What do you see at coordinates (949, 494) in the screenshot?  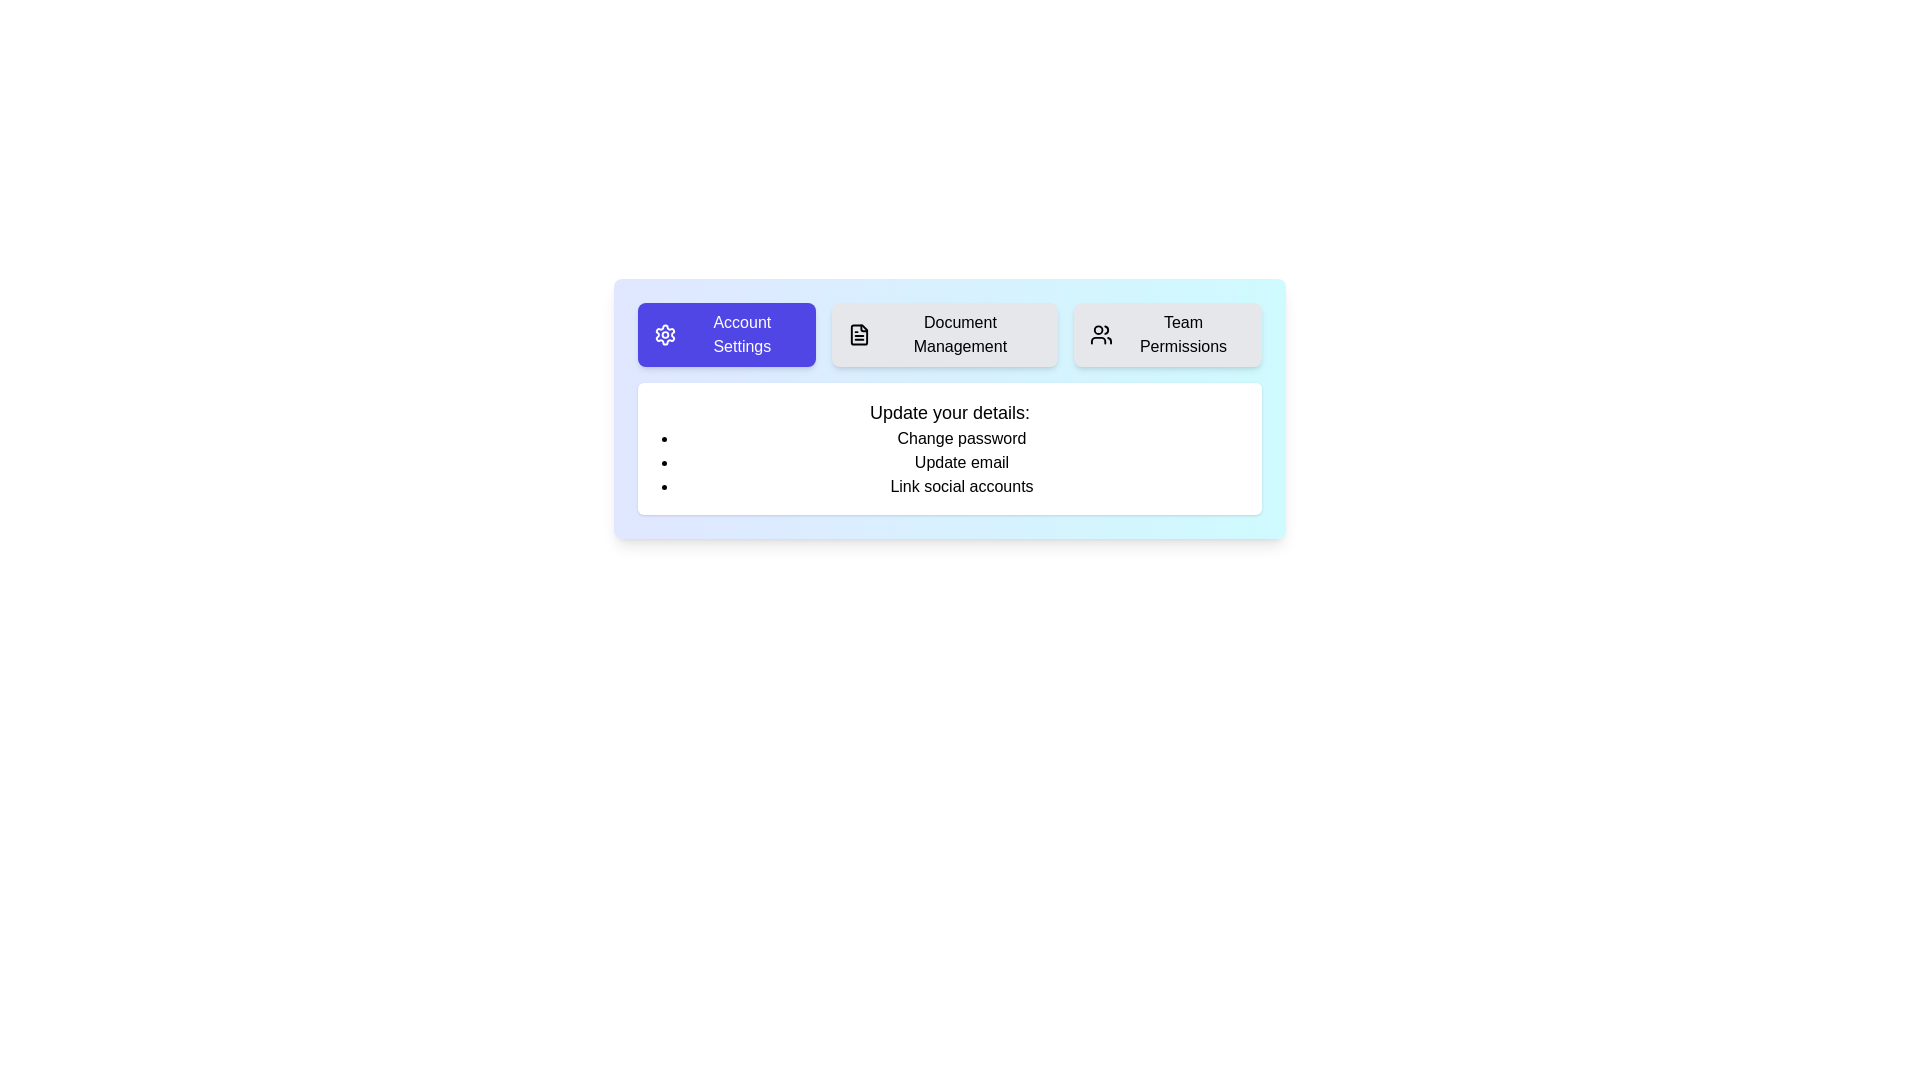 I see `options provided in the 'Update your details:' section, which includes 'Change password', 'Update email', and 'Link social accounts'` at bounding box center [949, 494].